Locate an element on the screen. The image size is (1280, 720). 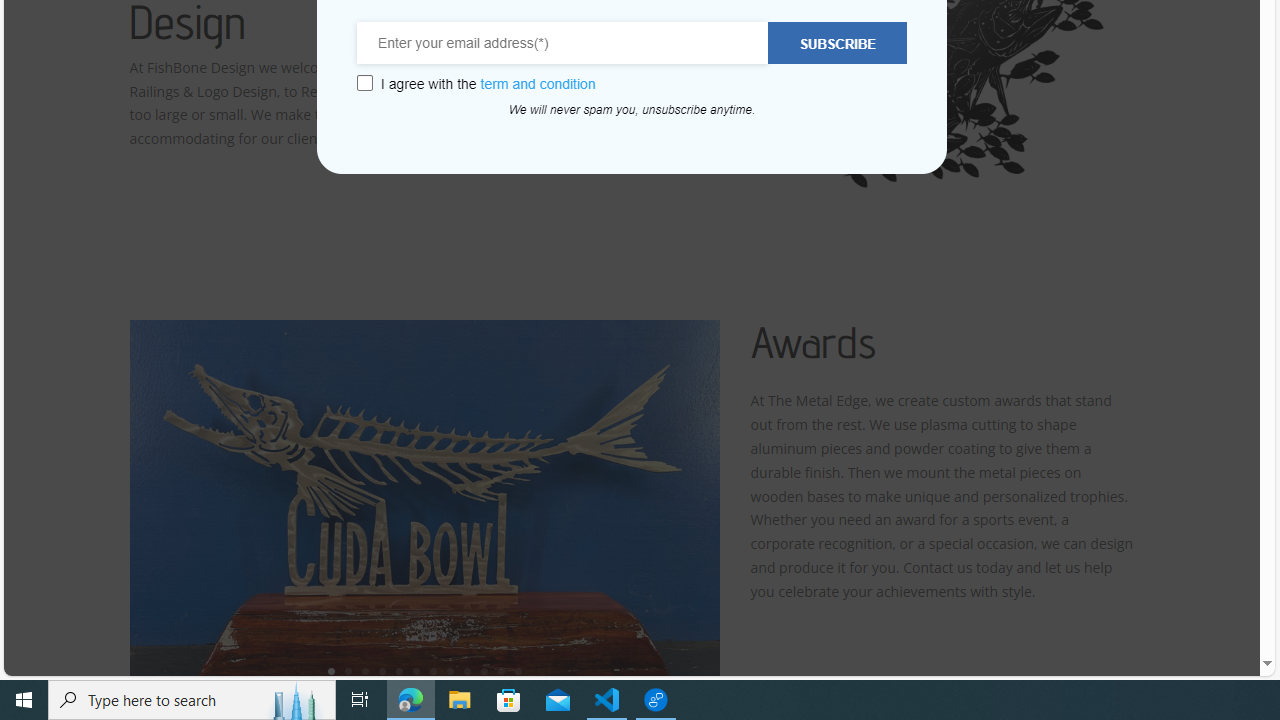
'Enter your email address(*)' is located at coordinates (562, 43).